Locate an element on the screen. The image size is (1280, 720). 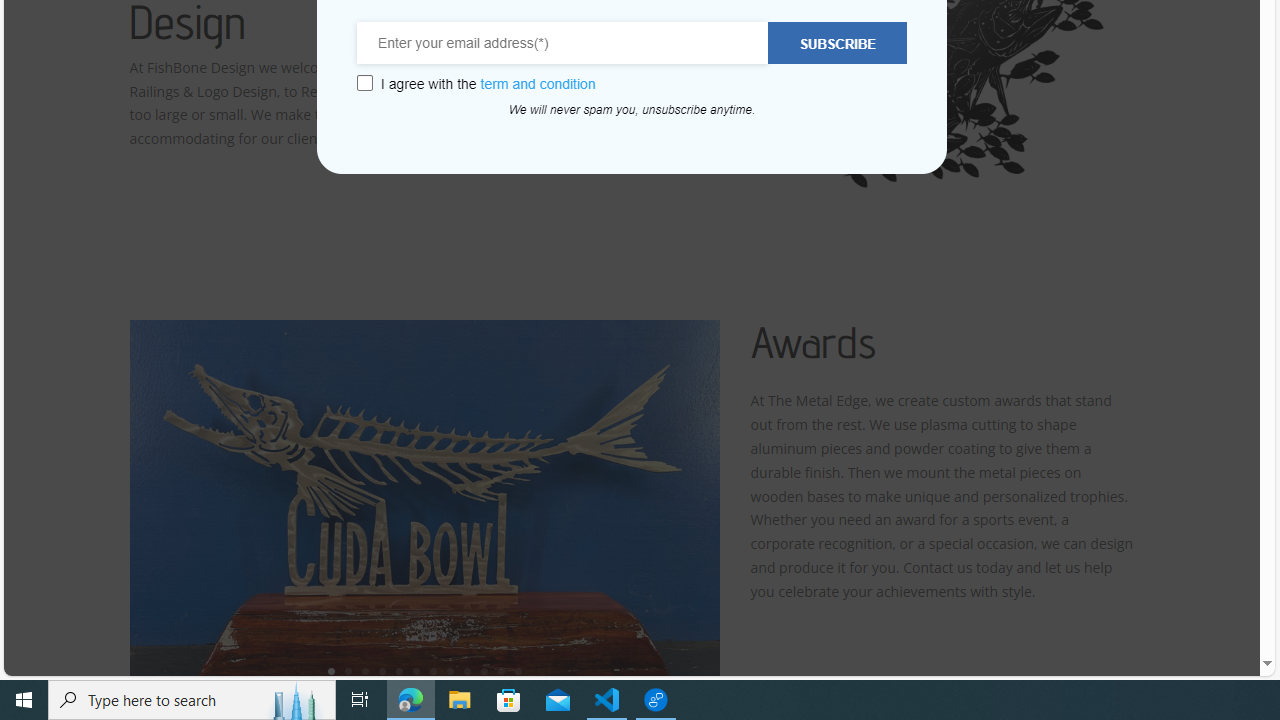
'Enter your email address(*)' is located at coordinates (562, 43).